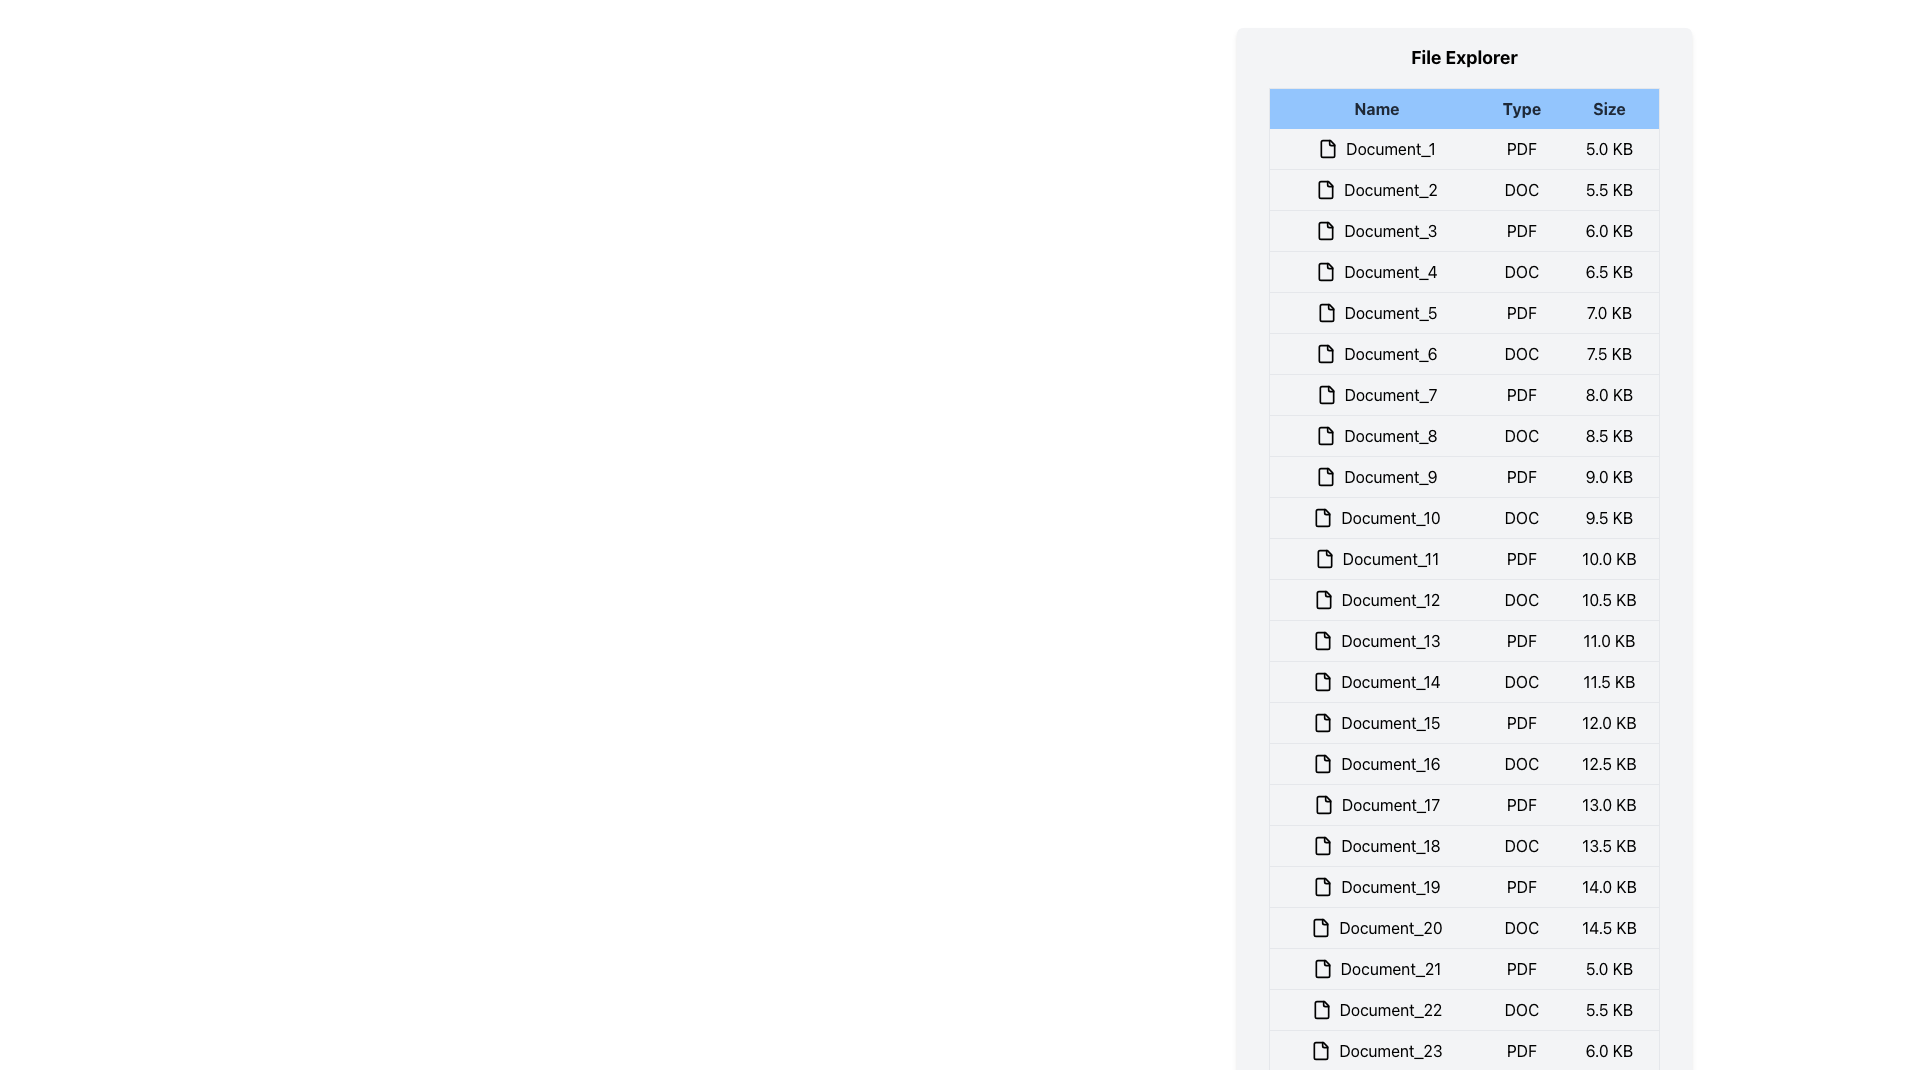  I want to click on the document icon, which is a rectangular shape with a fold at the top right corner, located to the left of the 'Document_12 DOC 10.5 KB' entry in the 'File Explorer' table, so click(1323, 599).